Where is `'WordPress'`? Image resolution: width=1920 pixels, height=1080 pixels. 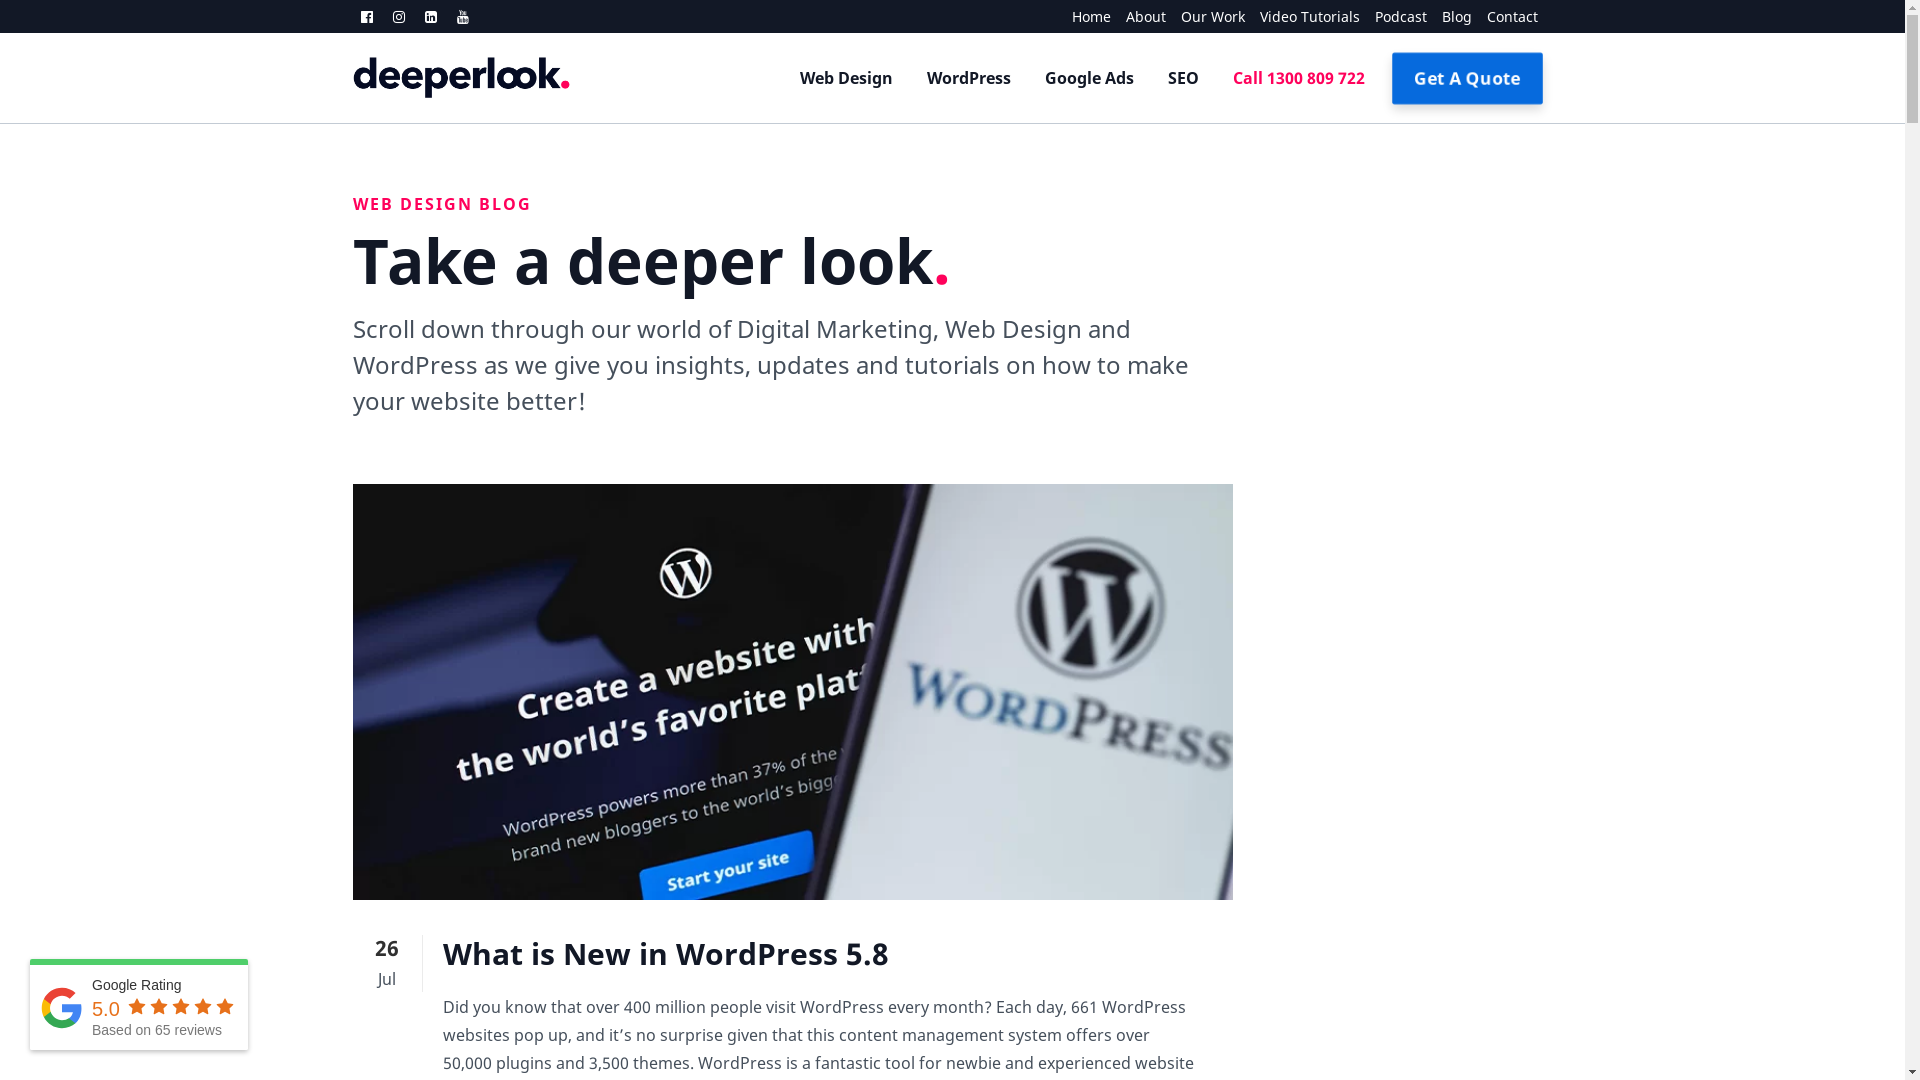
'WordPress' is located at coordinates (969, 76).